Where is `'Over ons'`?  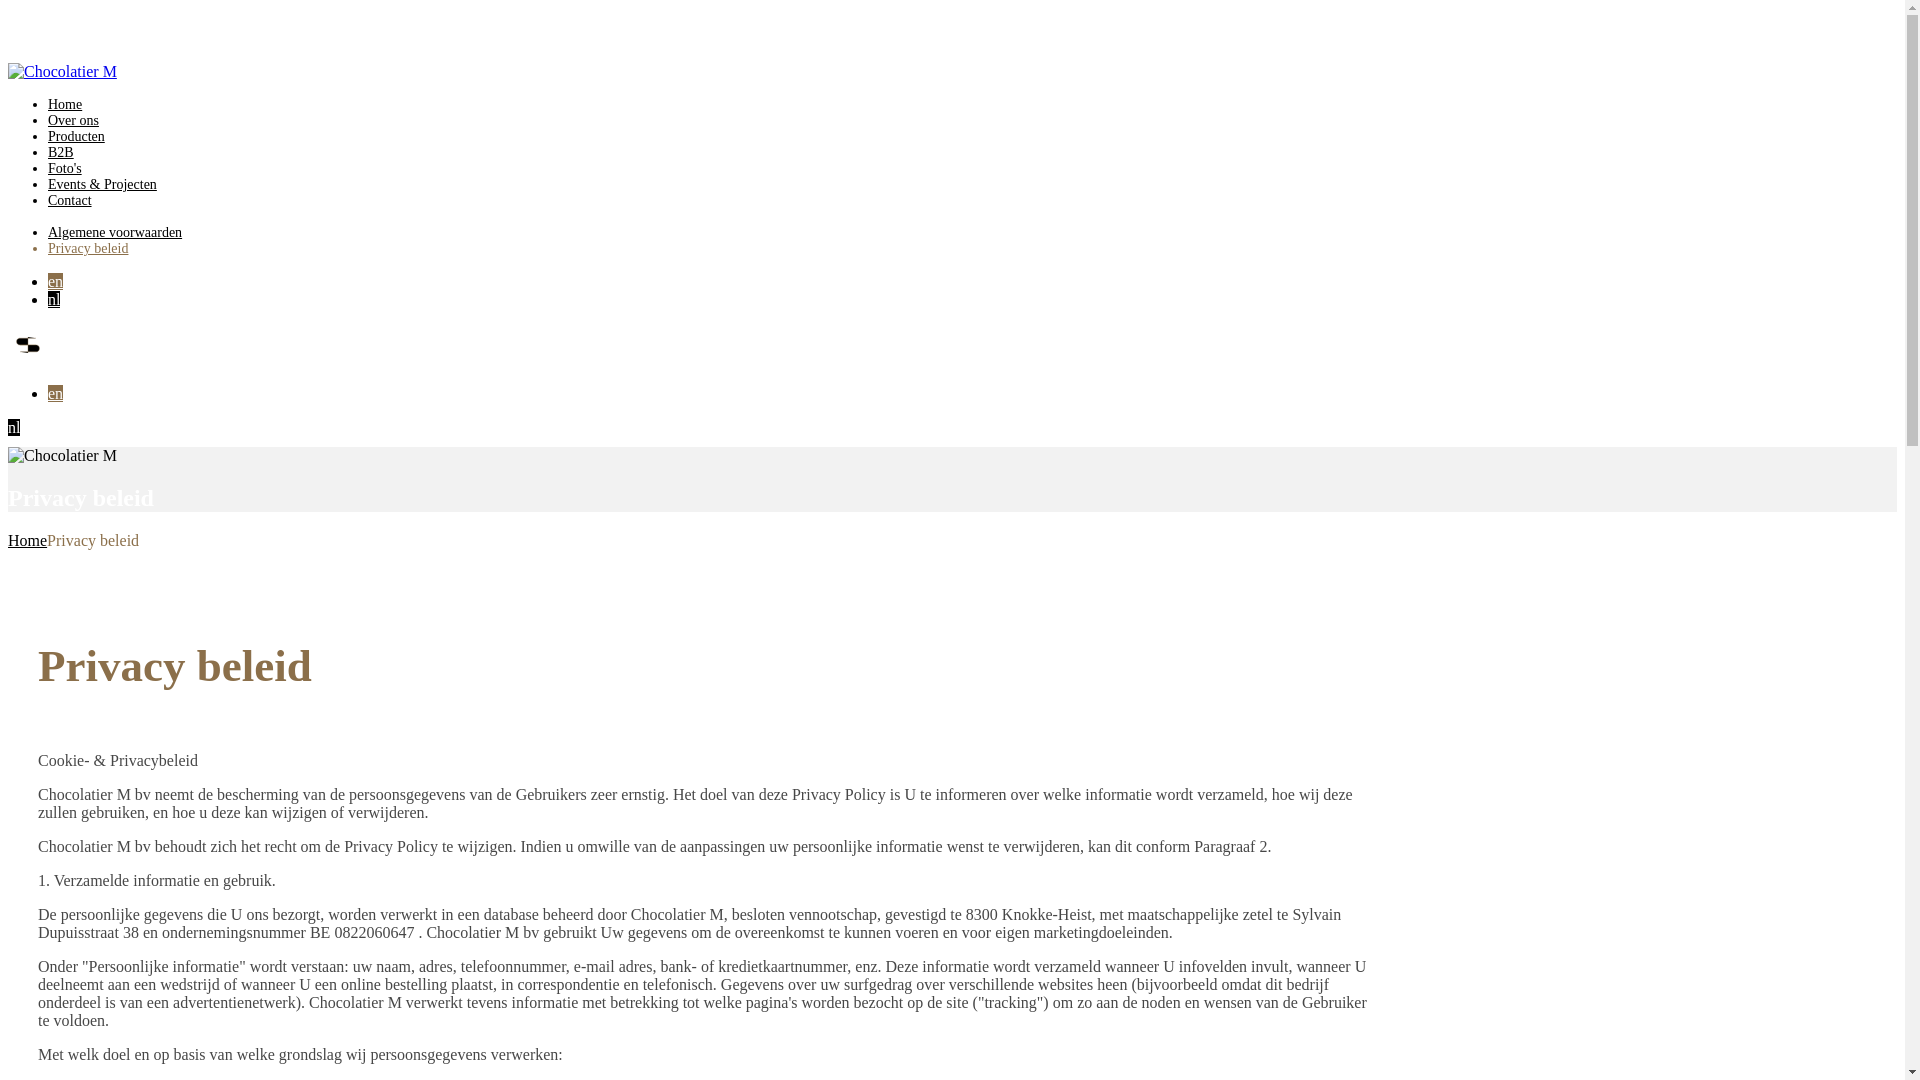
'Over ons' is located at coordinates (73, 120).